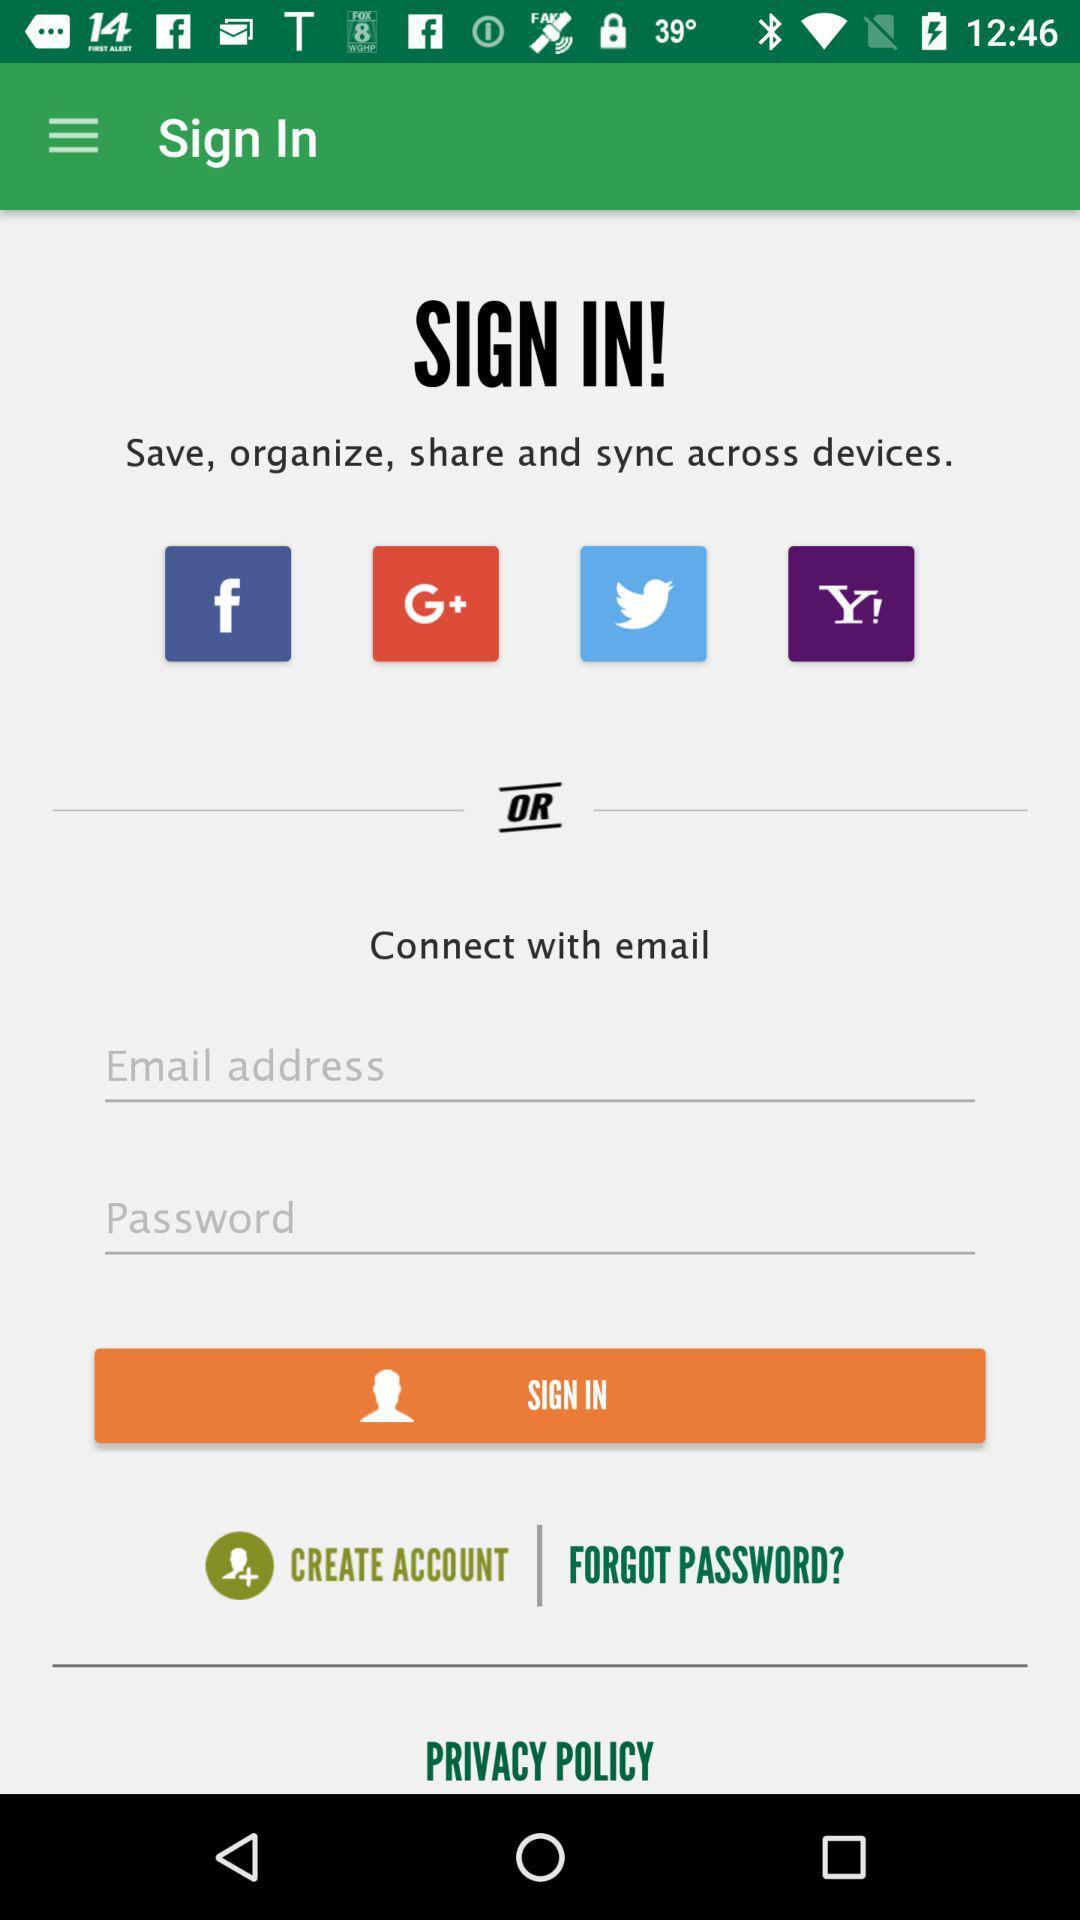  What do you see at coordinates (226, 602) in the screenshot?
I see `item below save organize share item` at bounding box center [226, 602].